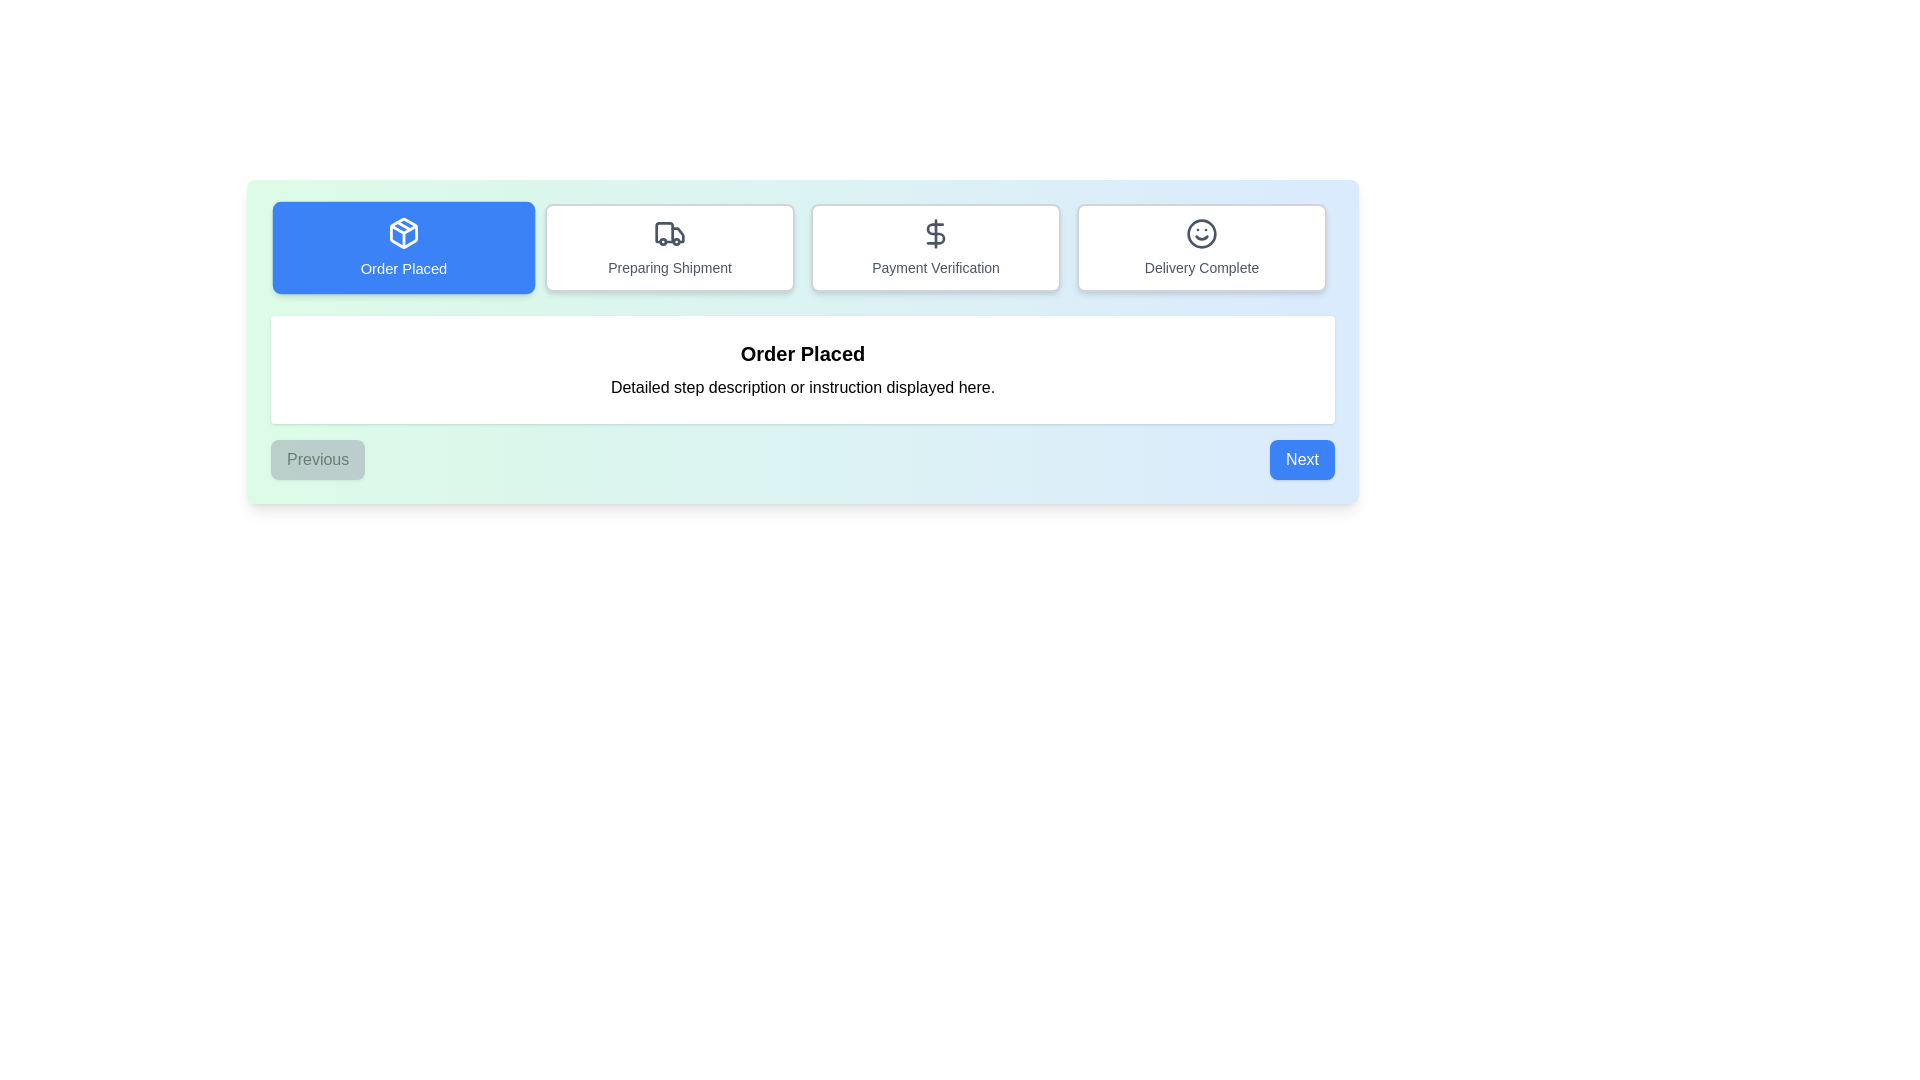  What do you see at coordinates (1200, 246) in the screenshot?
I see `the step indicator corresponding to Delivery Complete to highlight it` at bounding box center [1200, 246].